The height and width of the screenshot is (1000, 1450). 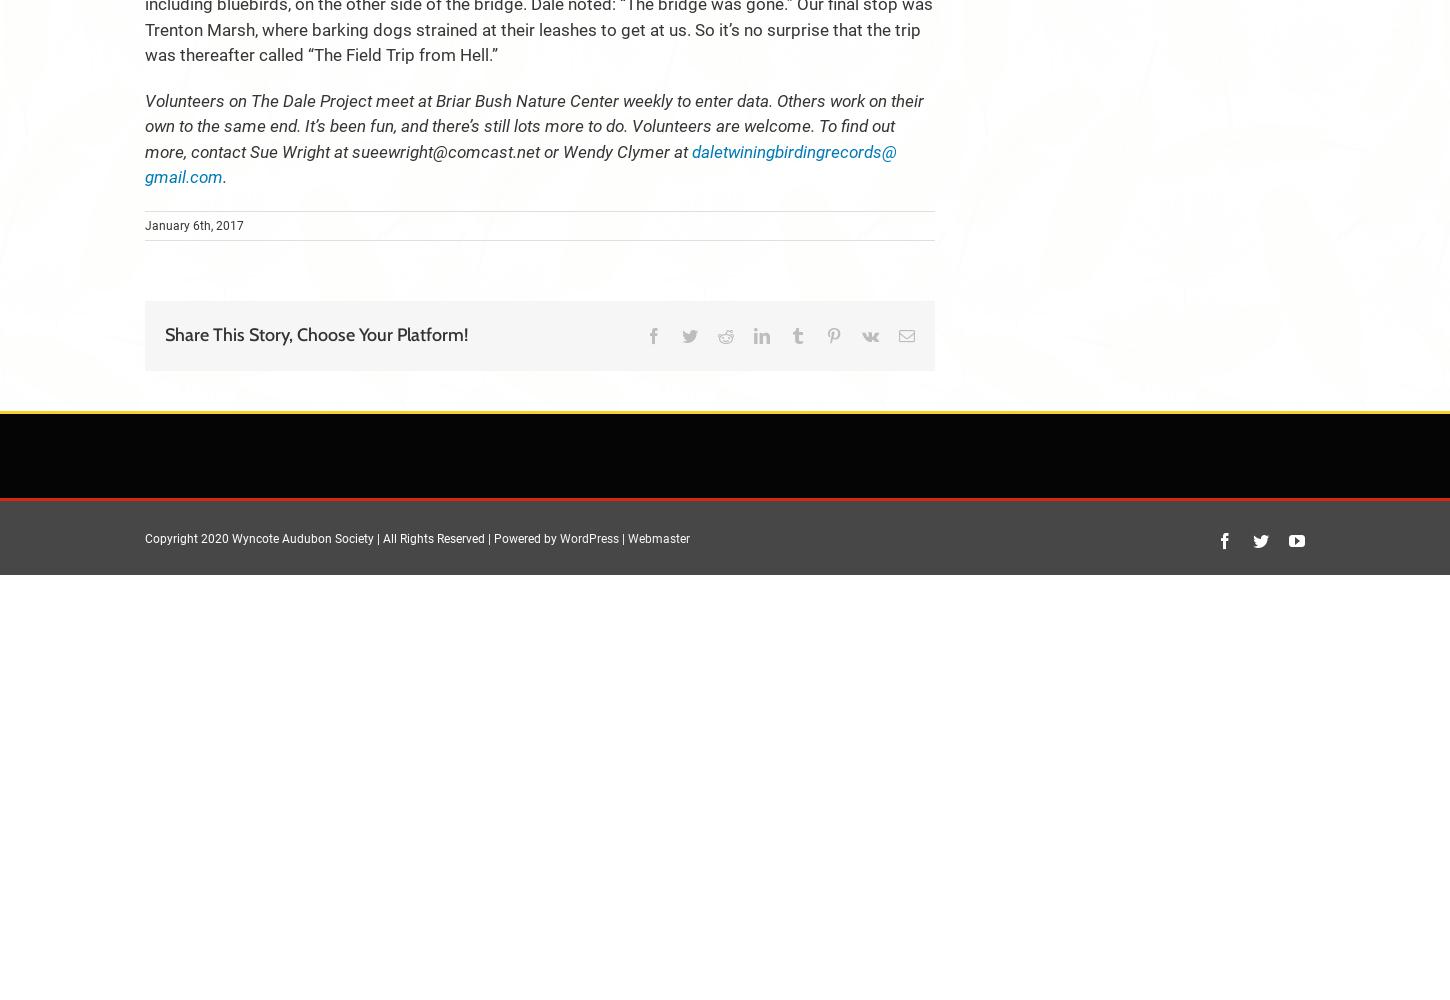 What do you see at coordinates (316, 334) in the screenshot?
I see `'Share This Story, Choose Your Platform!'` at bounding box center [316, 334].